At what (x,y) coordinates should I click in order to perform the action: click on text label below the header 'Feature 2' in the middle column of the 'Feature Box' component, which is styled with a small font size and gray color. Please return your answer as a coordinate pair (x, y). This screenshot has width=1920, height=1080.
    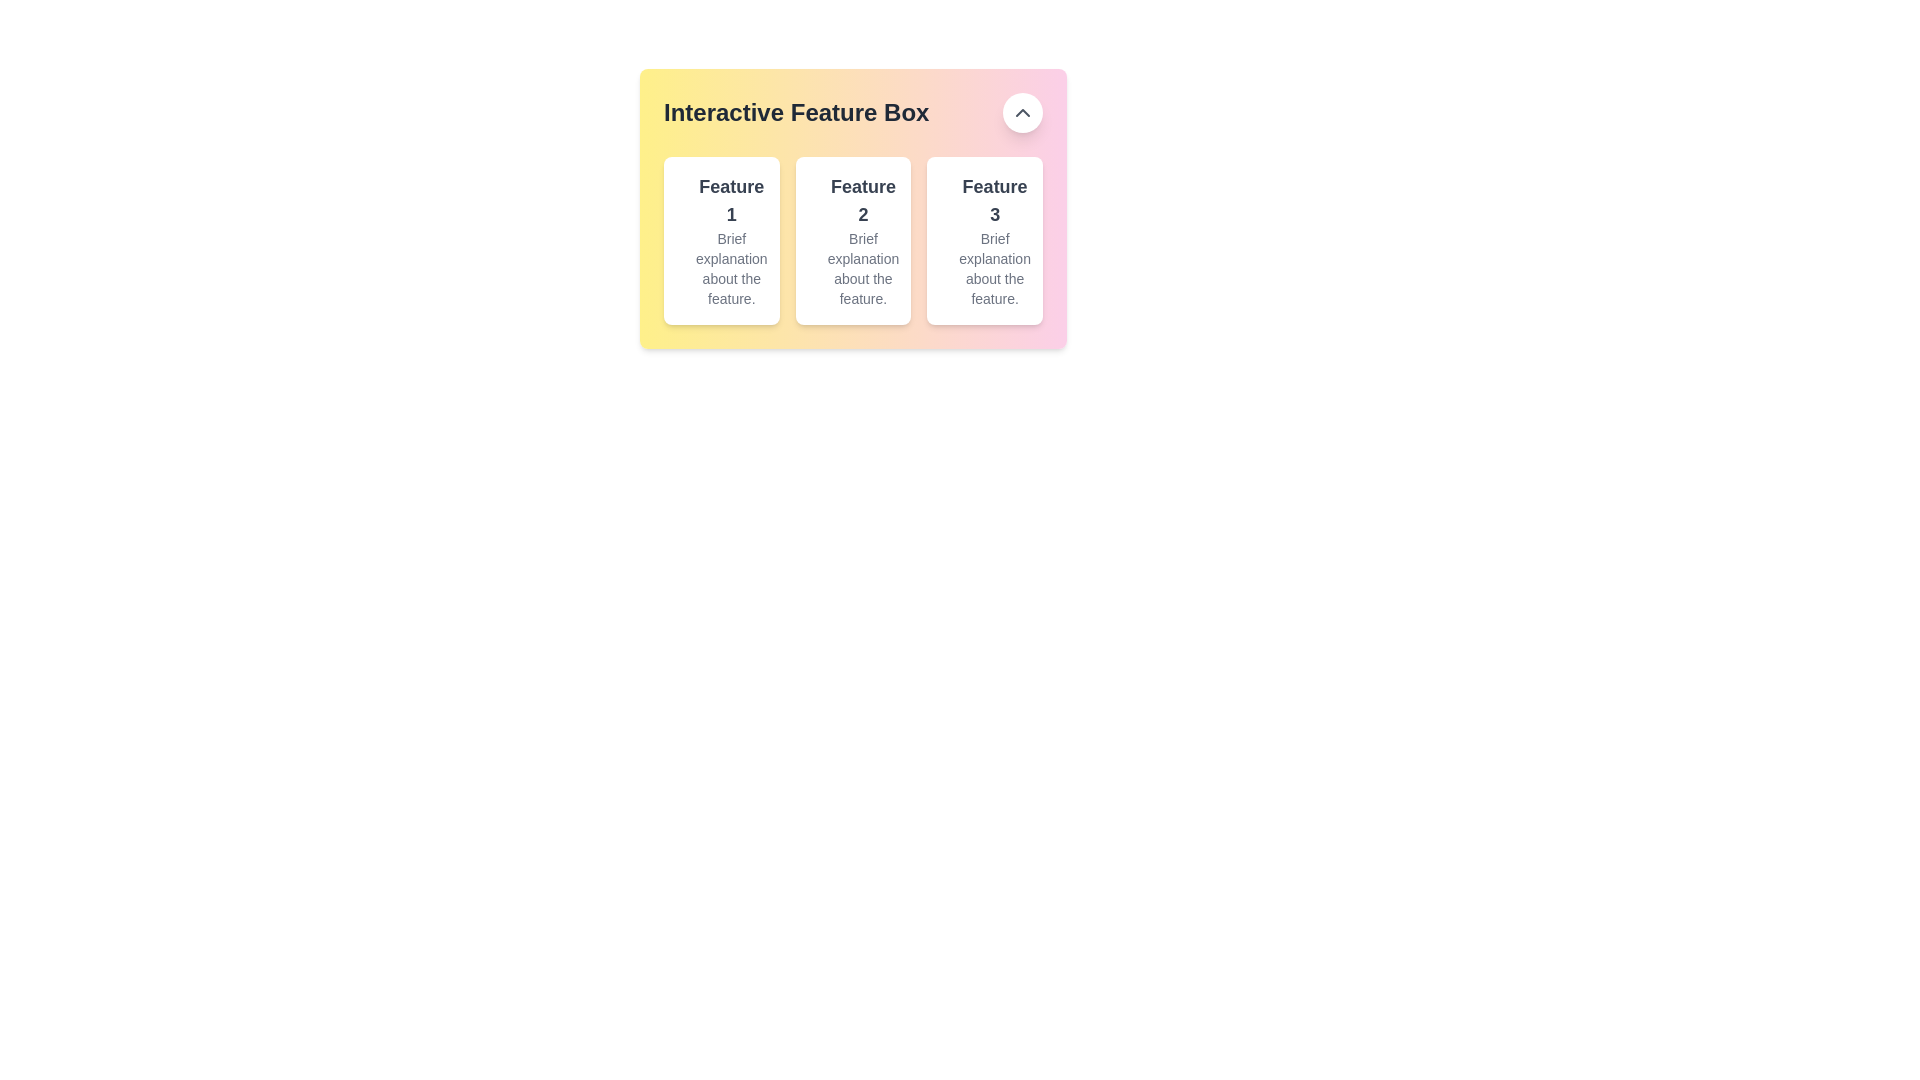
    Looking at the image, I should click on (863, 268).